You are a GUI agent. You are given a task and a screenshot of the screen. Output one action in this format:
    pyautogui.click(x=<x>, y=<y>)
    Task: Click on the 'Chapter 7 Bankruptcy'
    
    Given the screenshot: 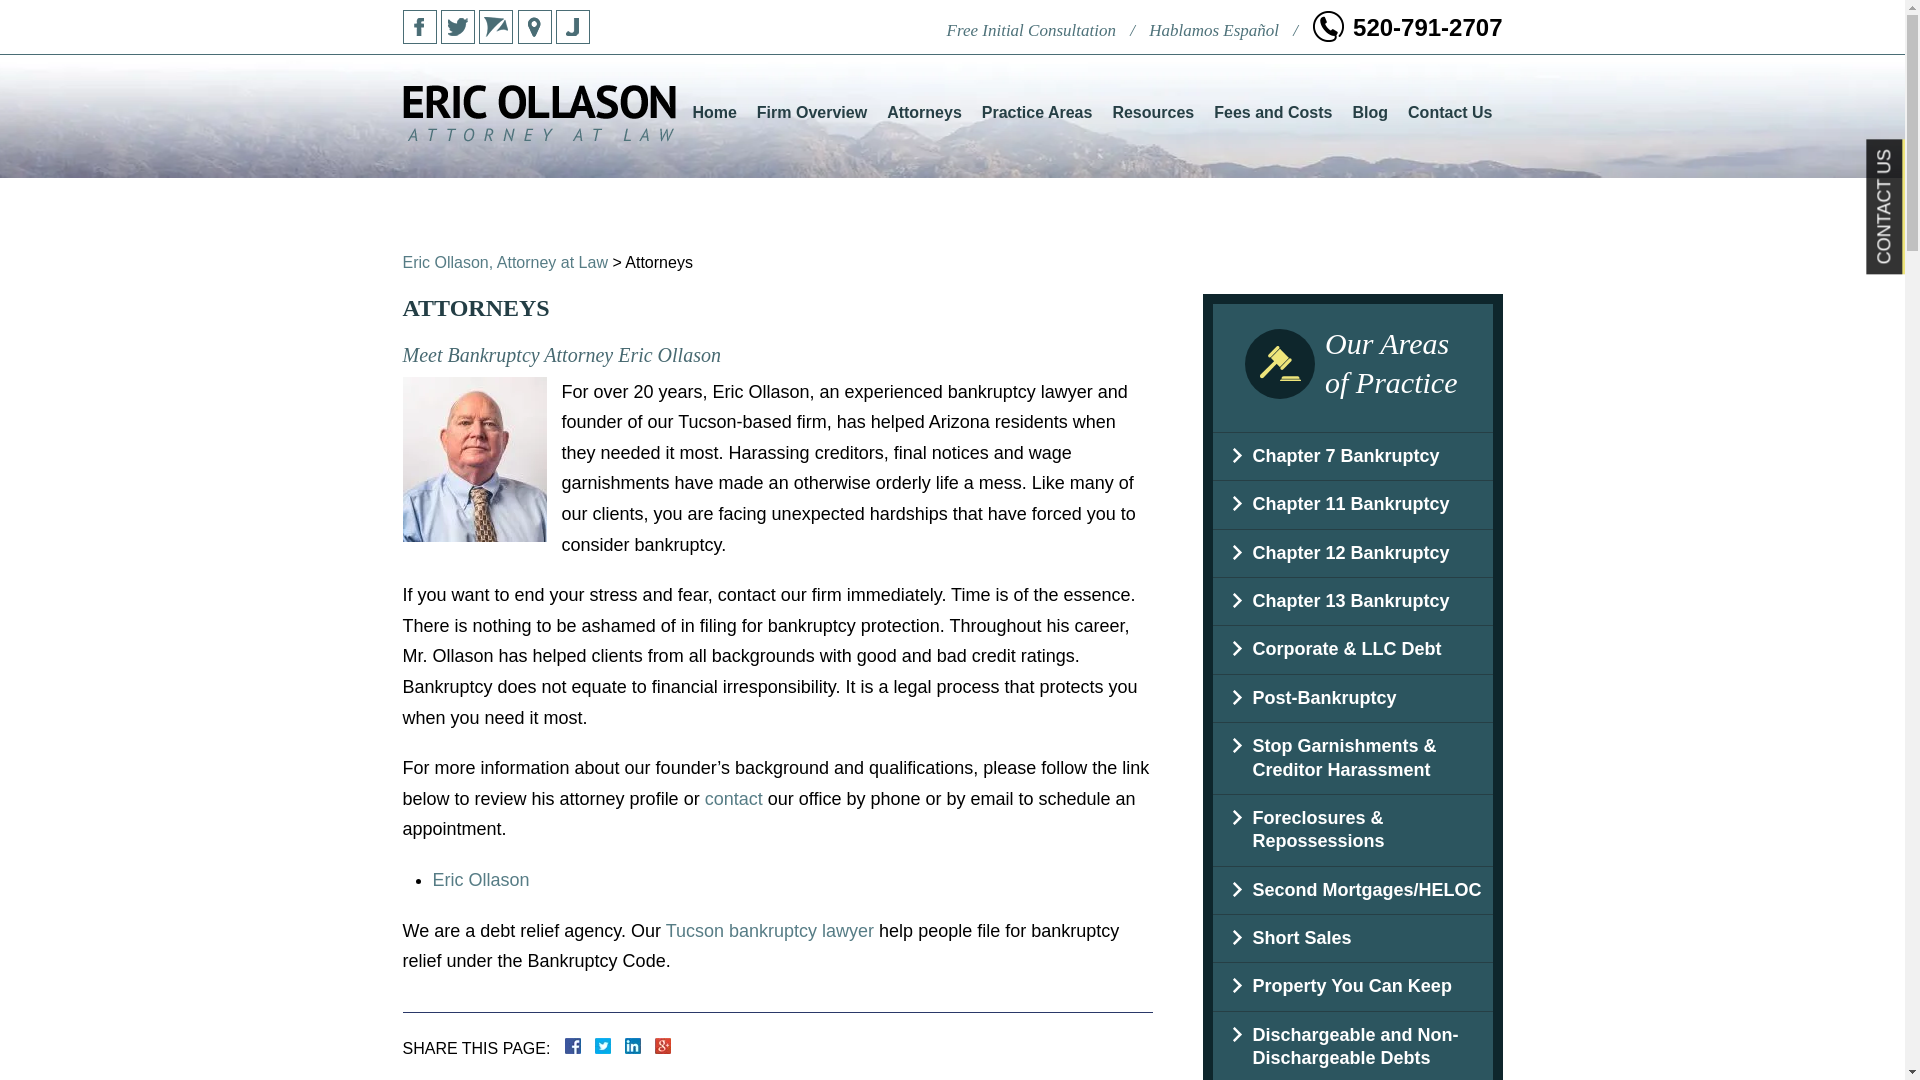 What is the action you would take?
    pyautogui.click(x=1352, y=456)
    